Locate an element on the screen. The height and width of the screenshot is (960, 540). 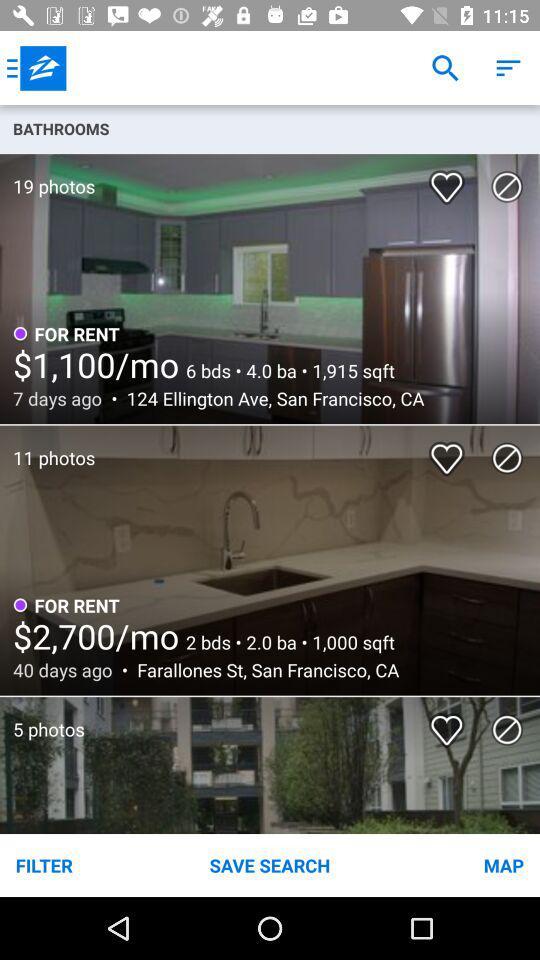
the bathrooms is located at coordinates (270, 127).